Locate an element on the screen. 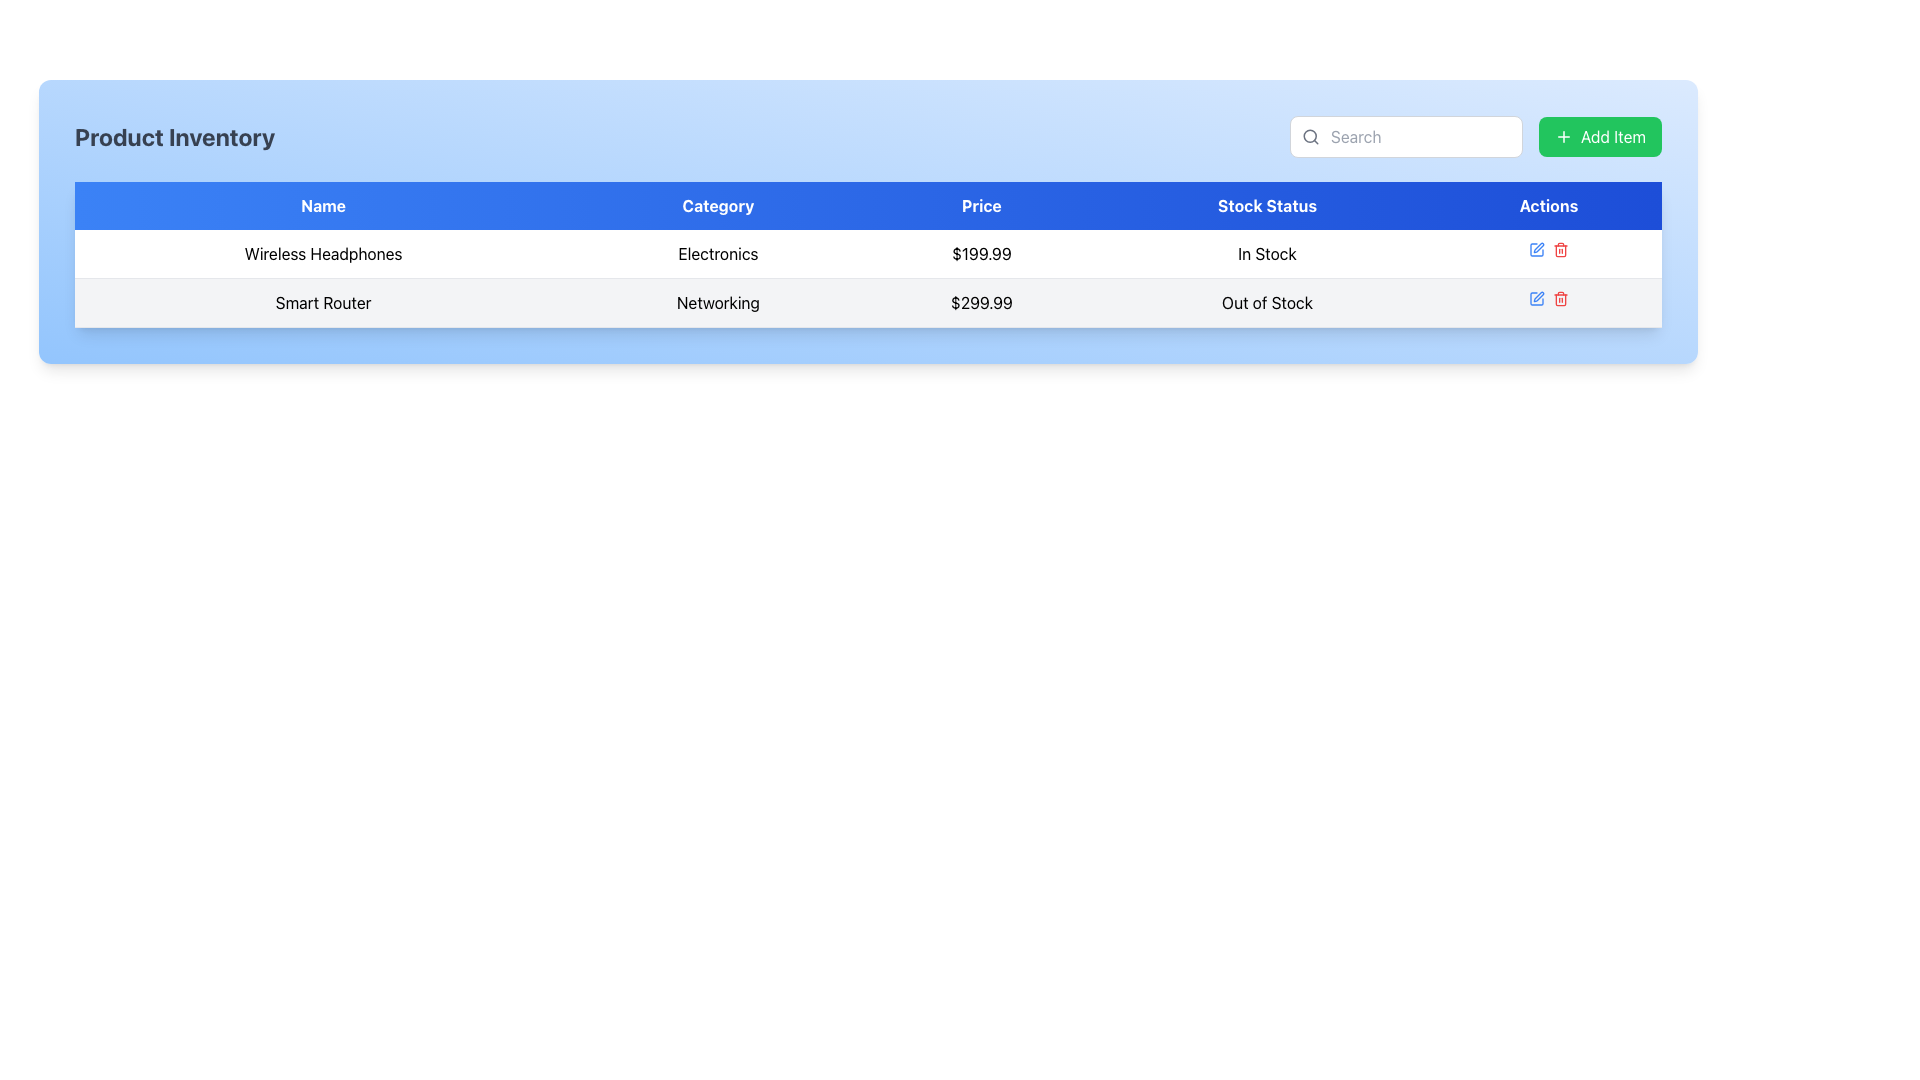  the 'Name' column header of the table located at the top left of the main content area, which serves as a contextual label for the data below it is located at coordinates (323, 205).